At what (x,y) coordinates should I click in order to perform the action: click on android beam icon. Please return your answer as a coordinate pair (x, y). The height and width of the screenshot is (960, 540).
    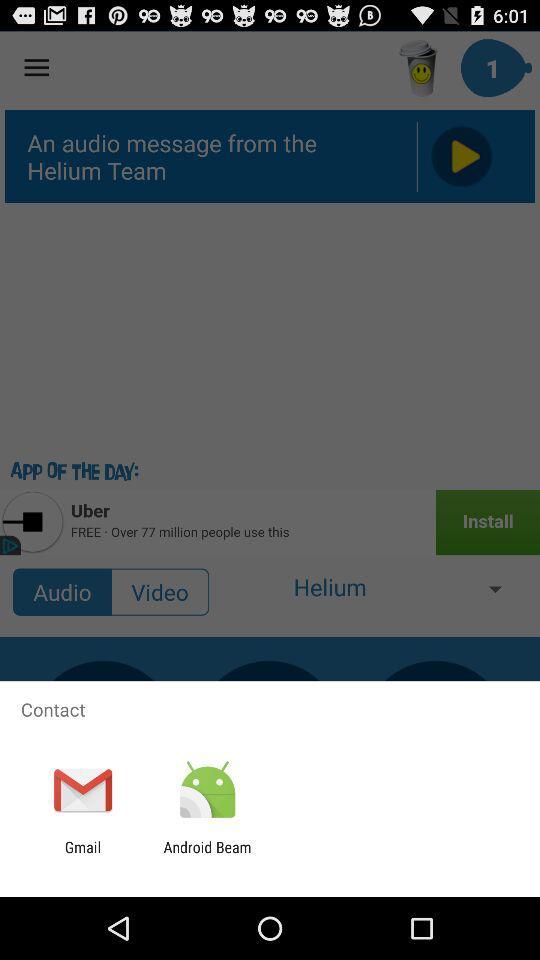
    Looking at the image, I should click on (206, 855).